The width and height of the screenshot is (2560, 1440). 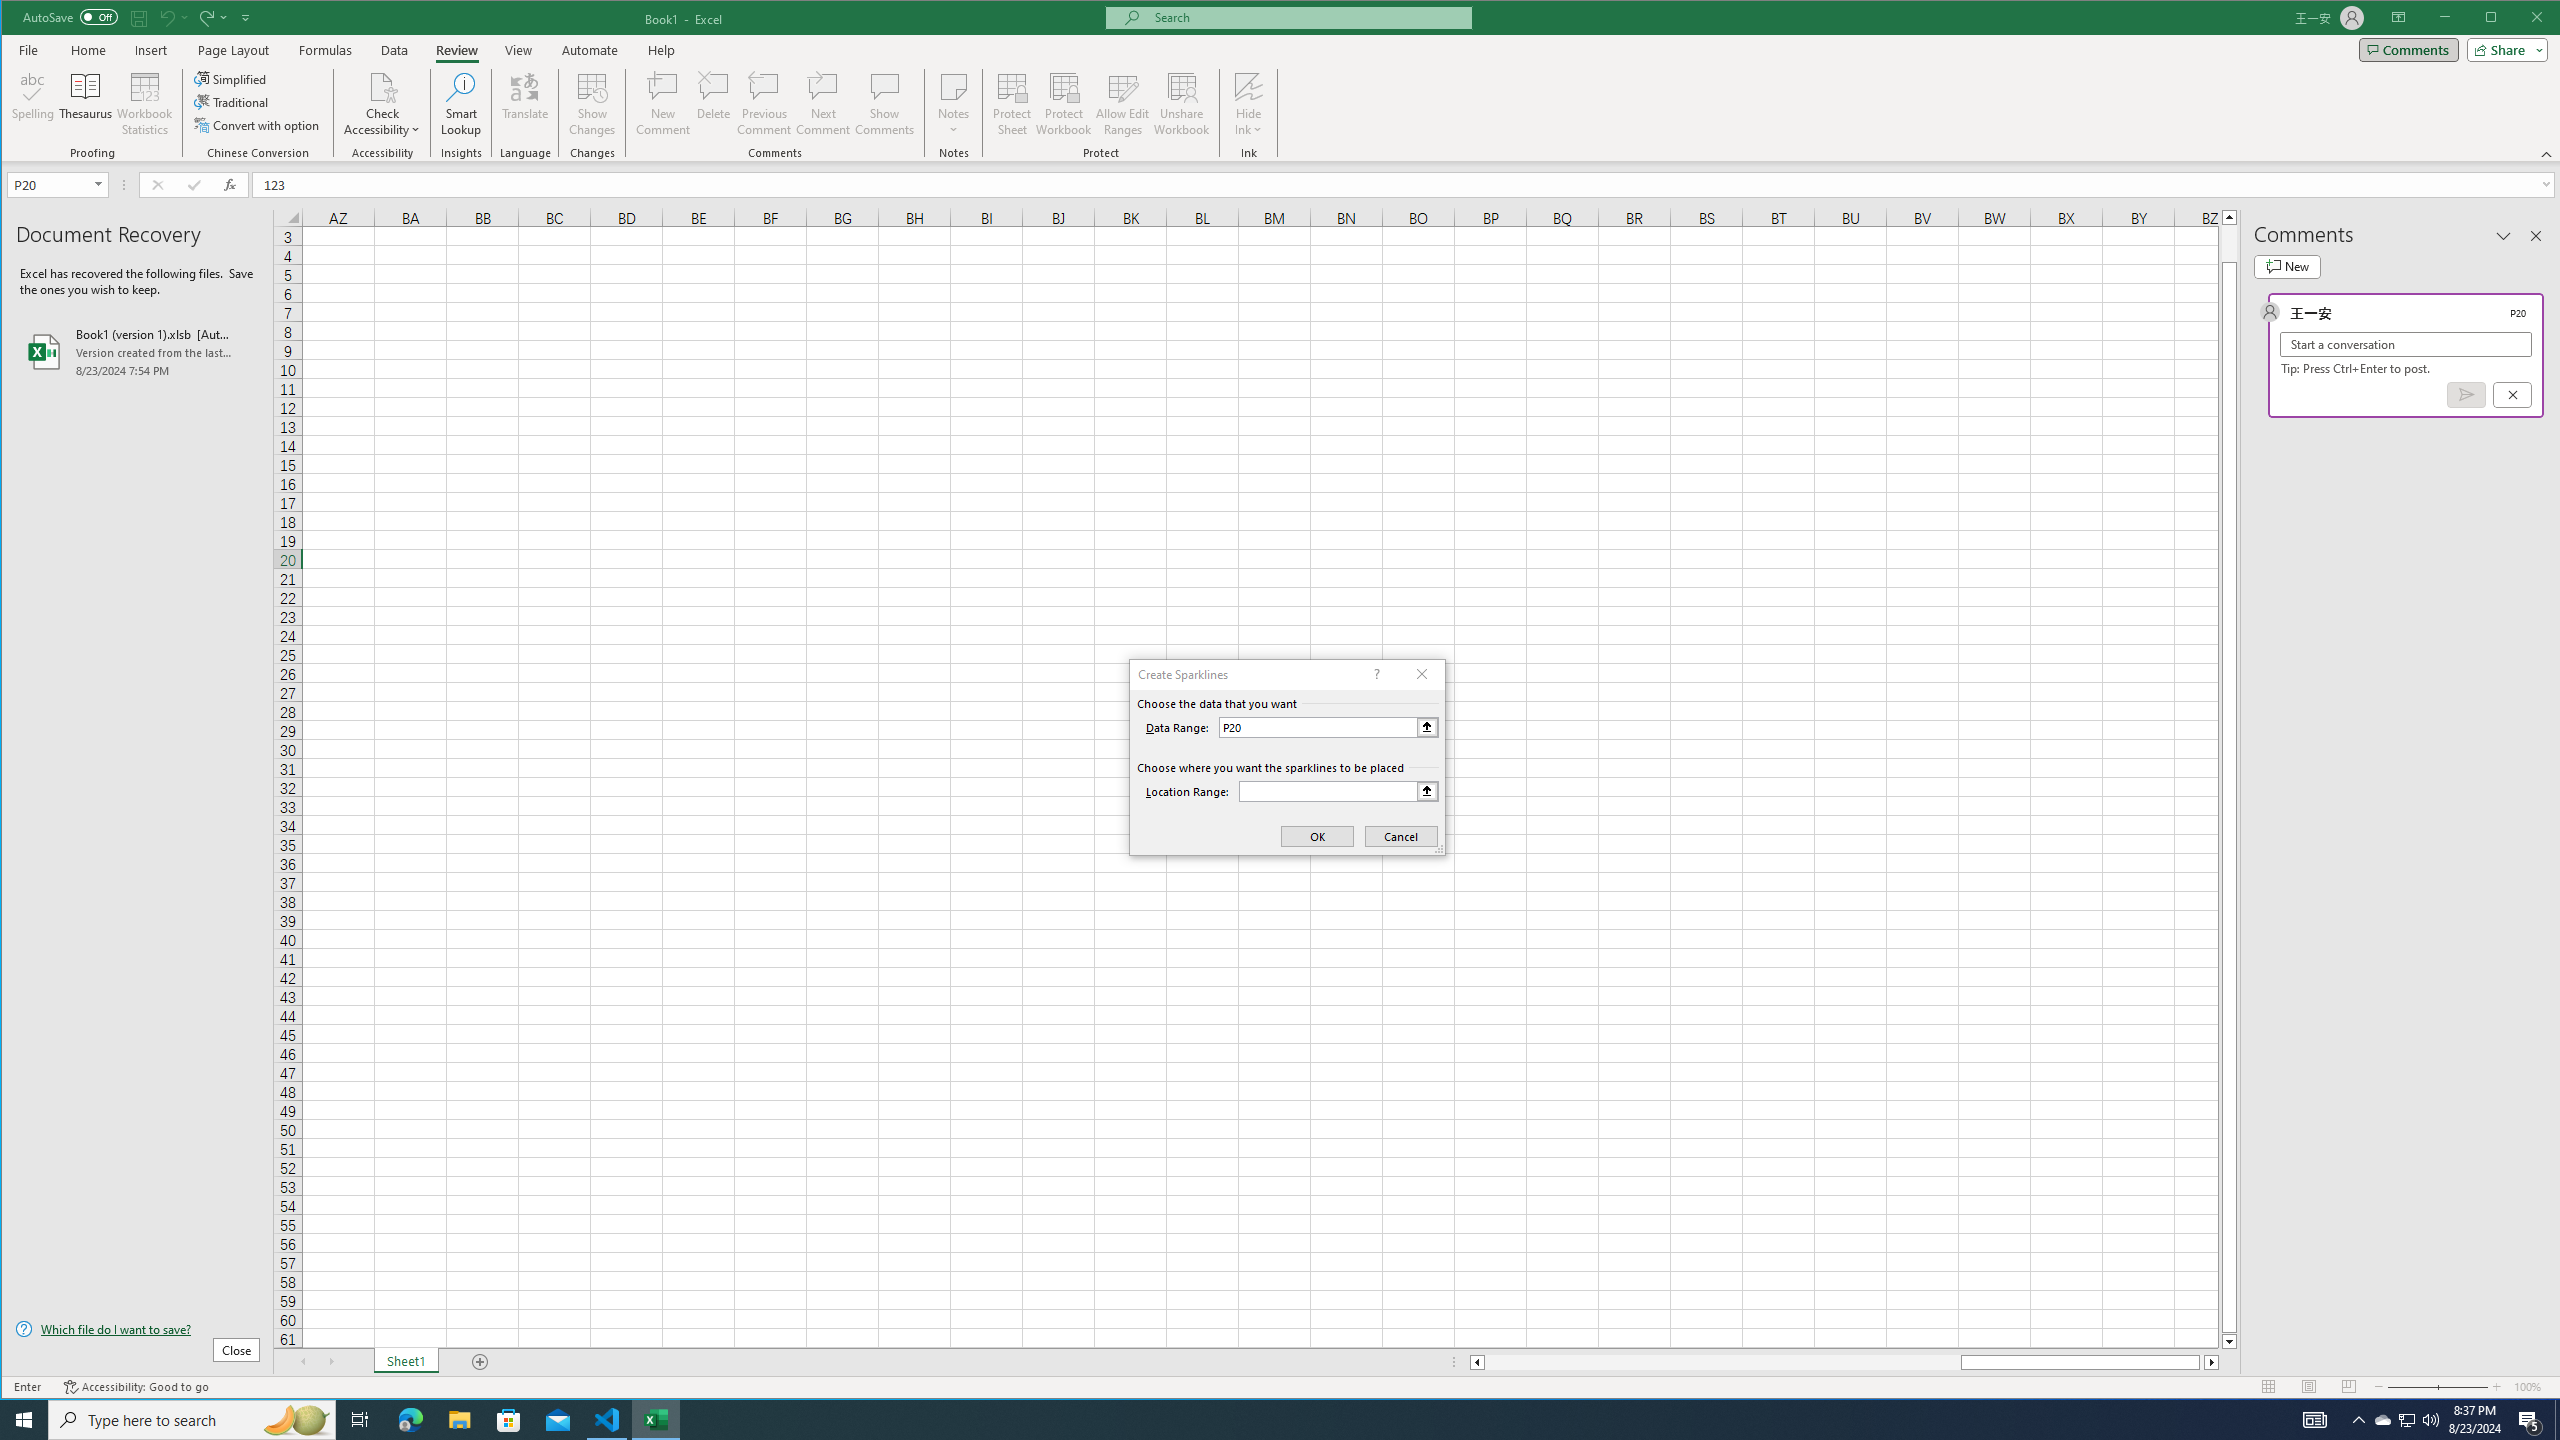 What do you see at coordinates (143, 103) in the screenshot?
I see `'Workbook Statistics'` at bounding box center [143, 103].